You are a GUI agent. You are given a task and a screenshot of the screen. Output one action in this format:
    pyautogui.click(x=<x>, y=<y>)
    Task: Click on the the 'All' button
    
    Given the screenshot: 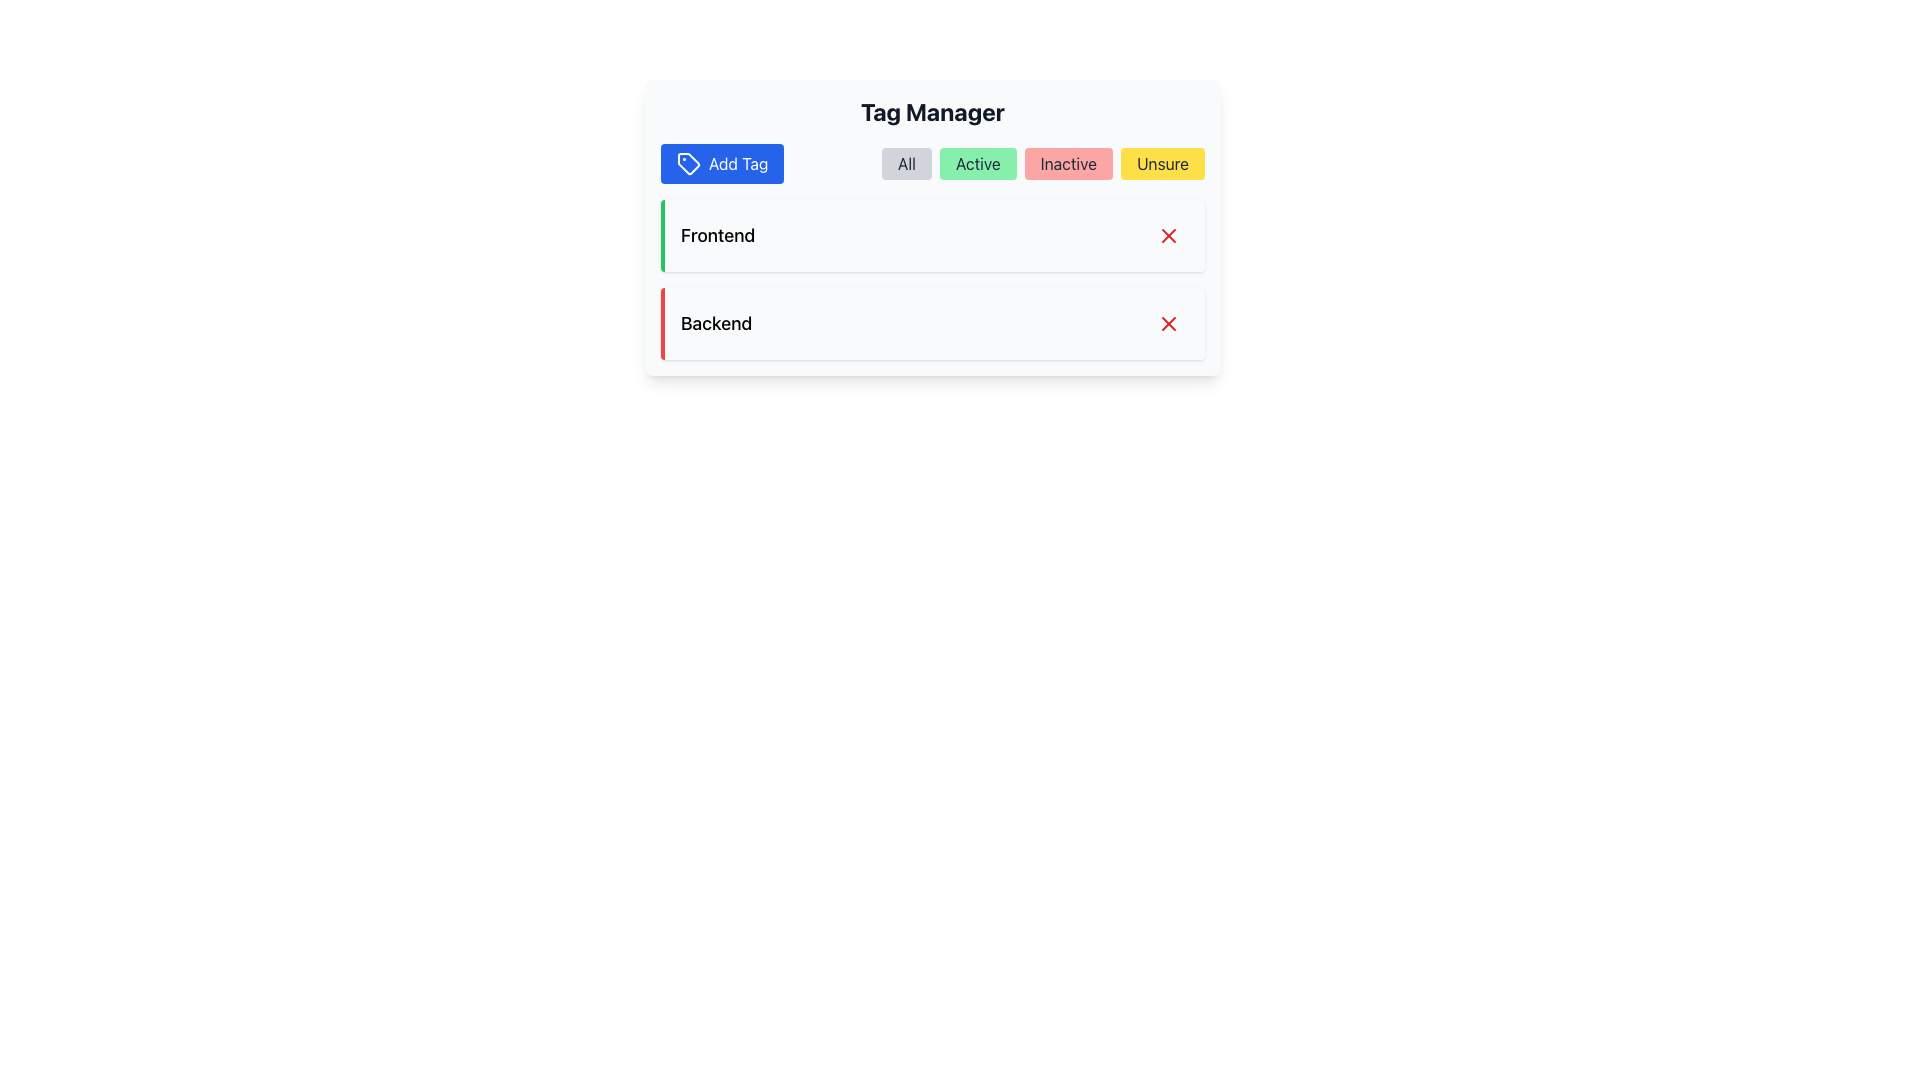 What is the action you would take?
    pyautogui.click(x=906, y=163)
    